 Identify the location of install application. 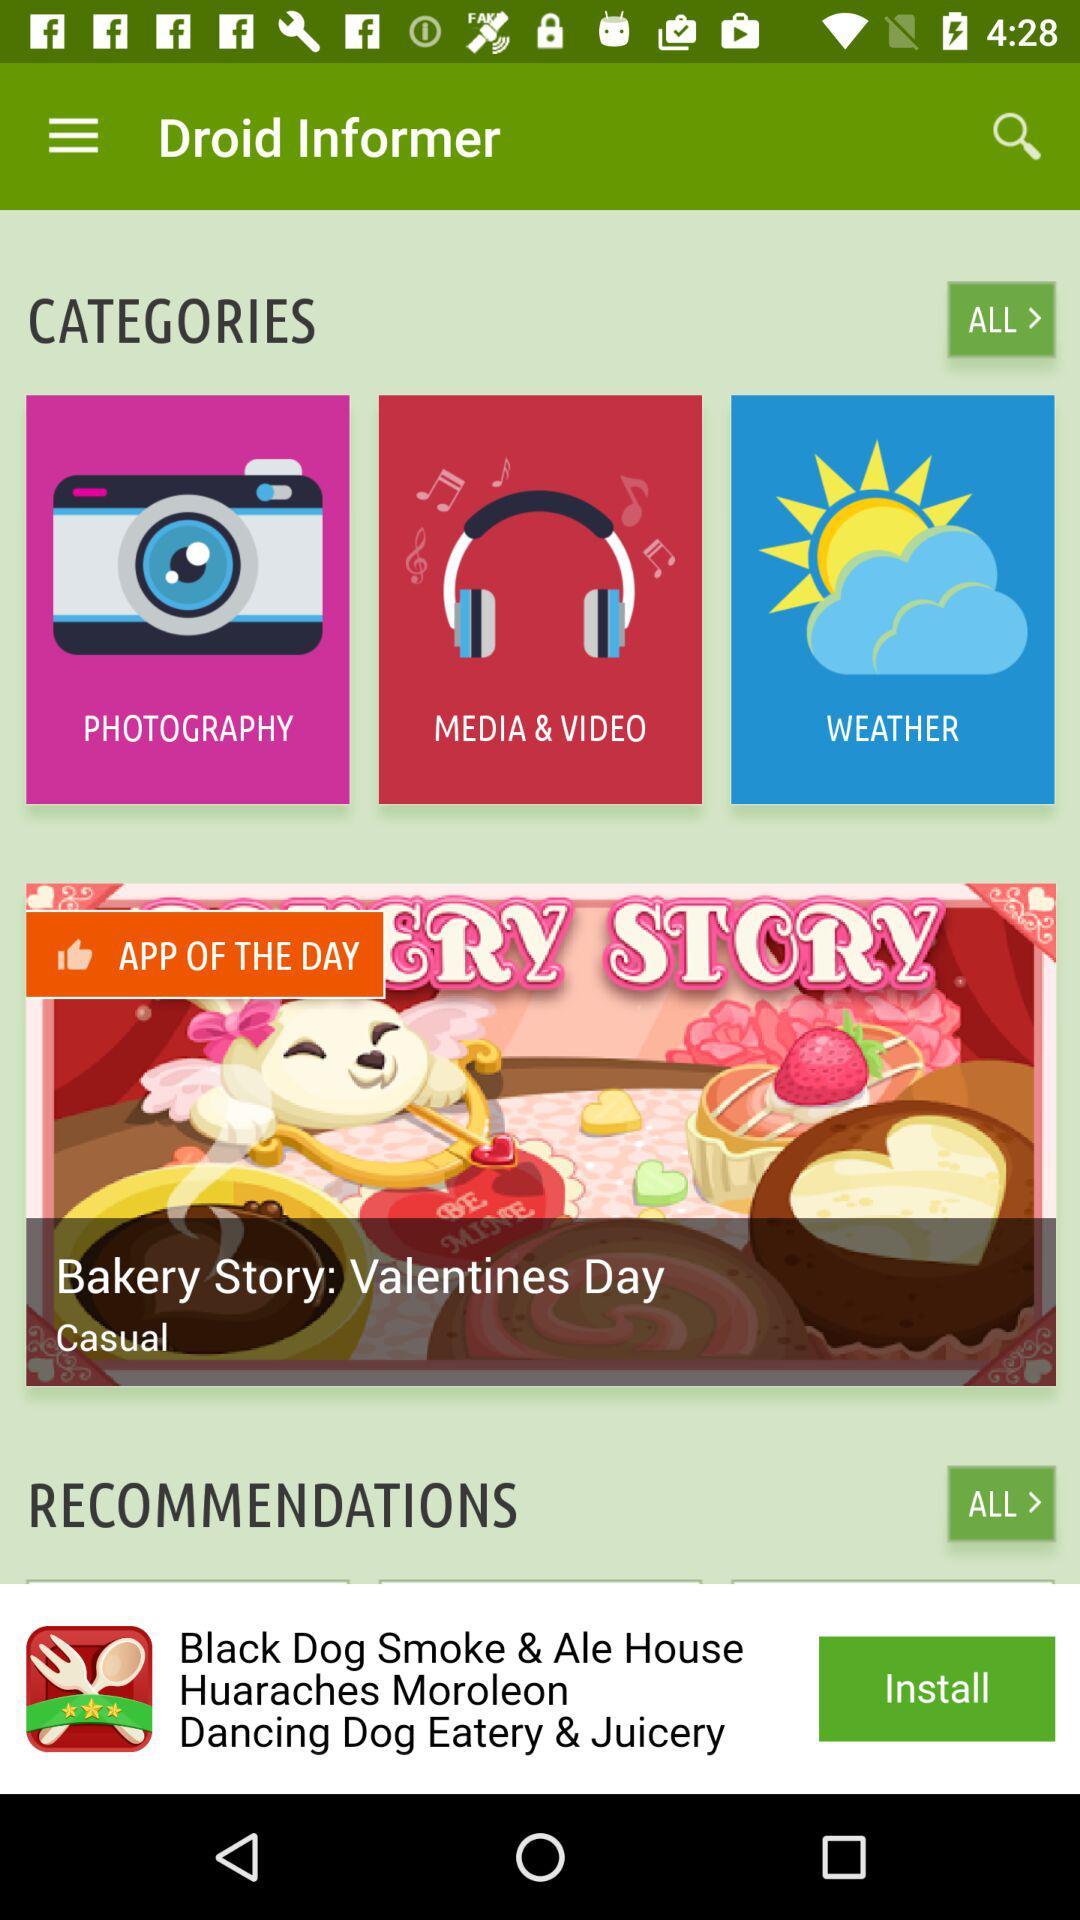
(540, 1688).